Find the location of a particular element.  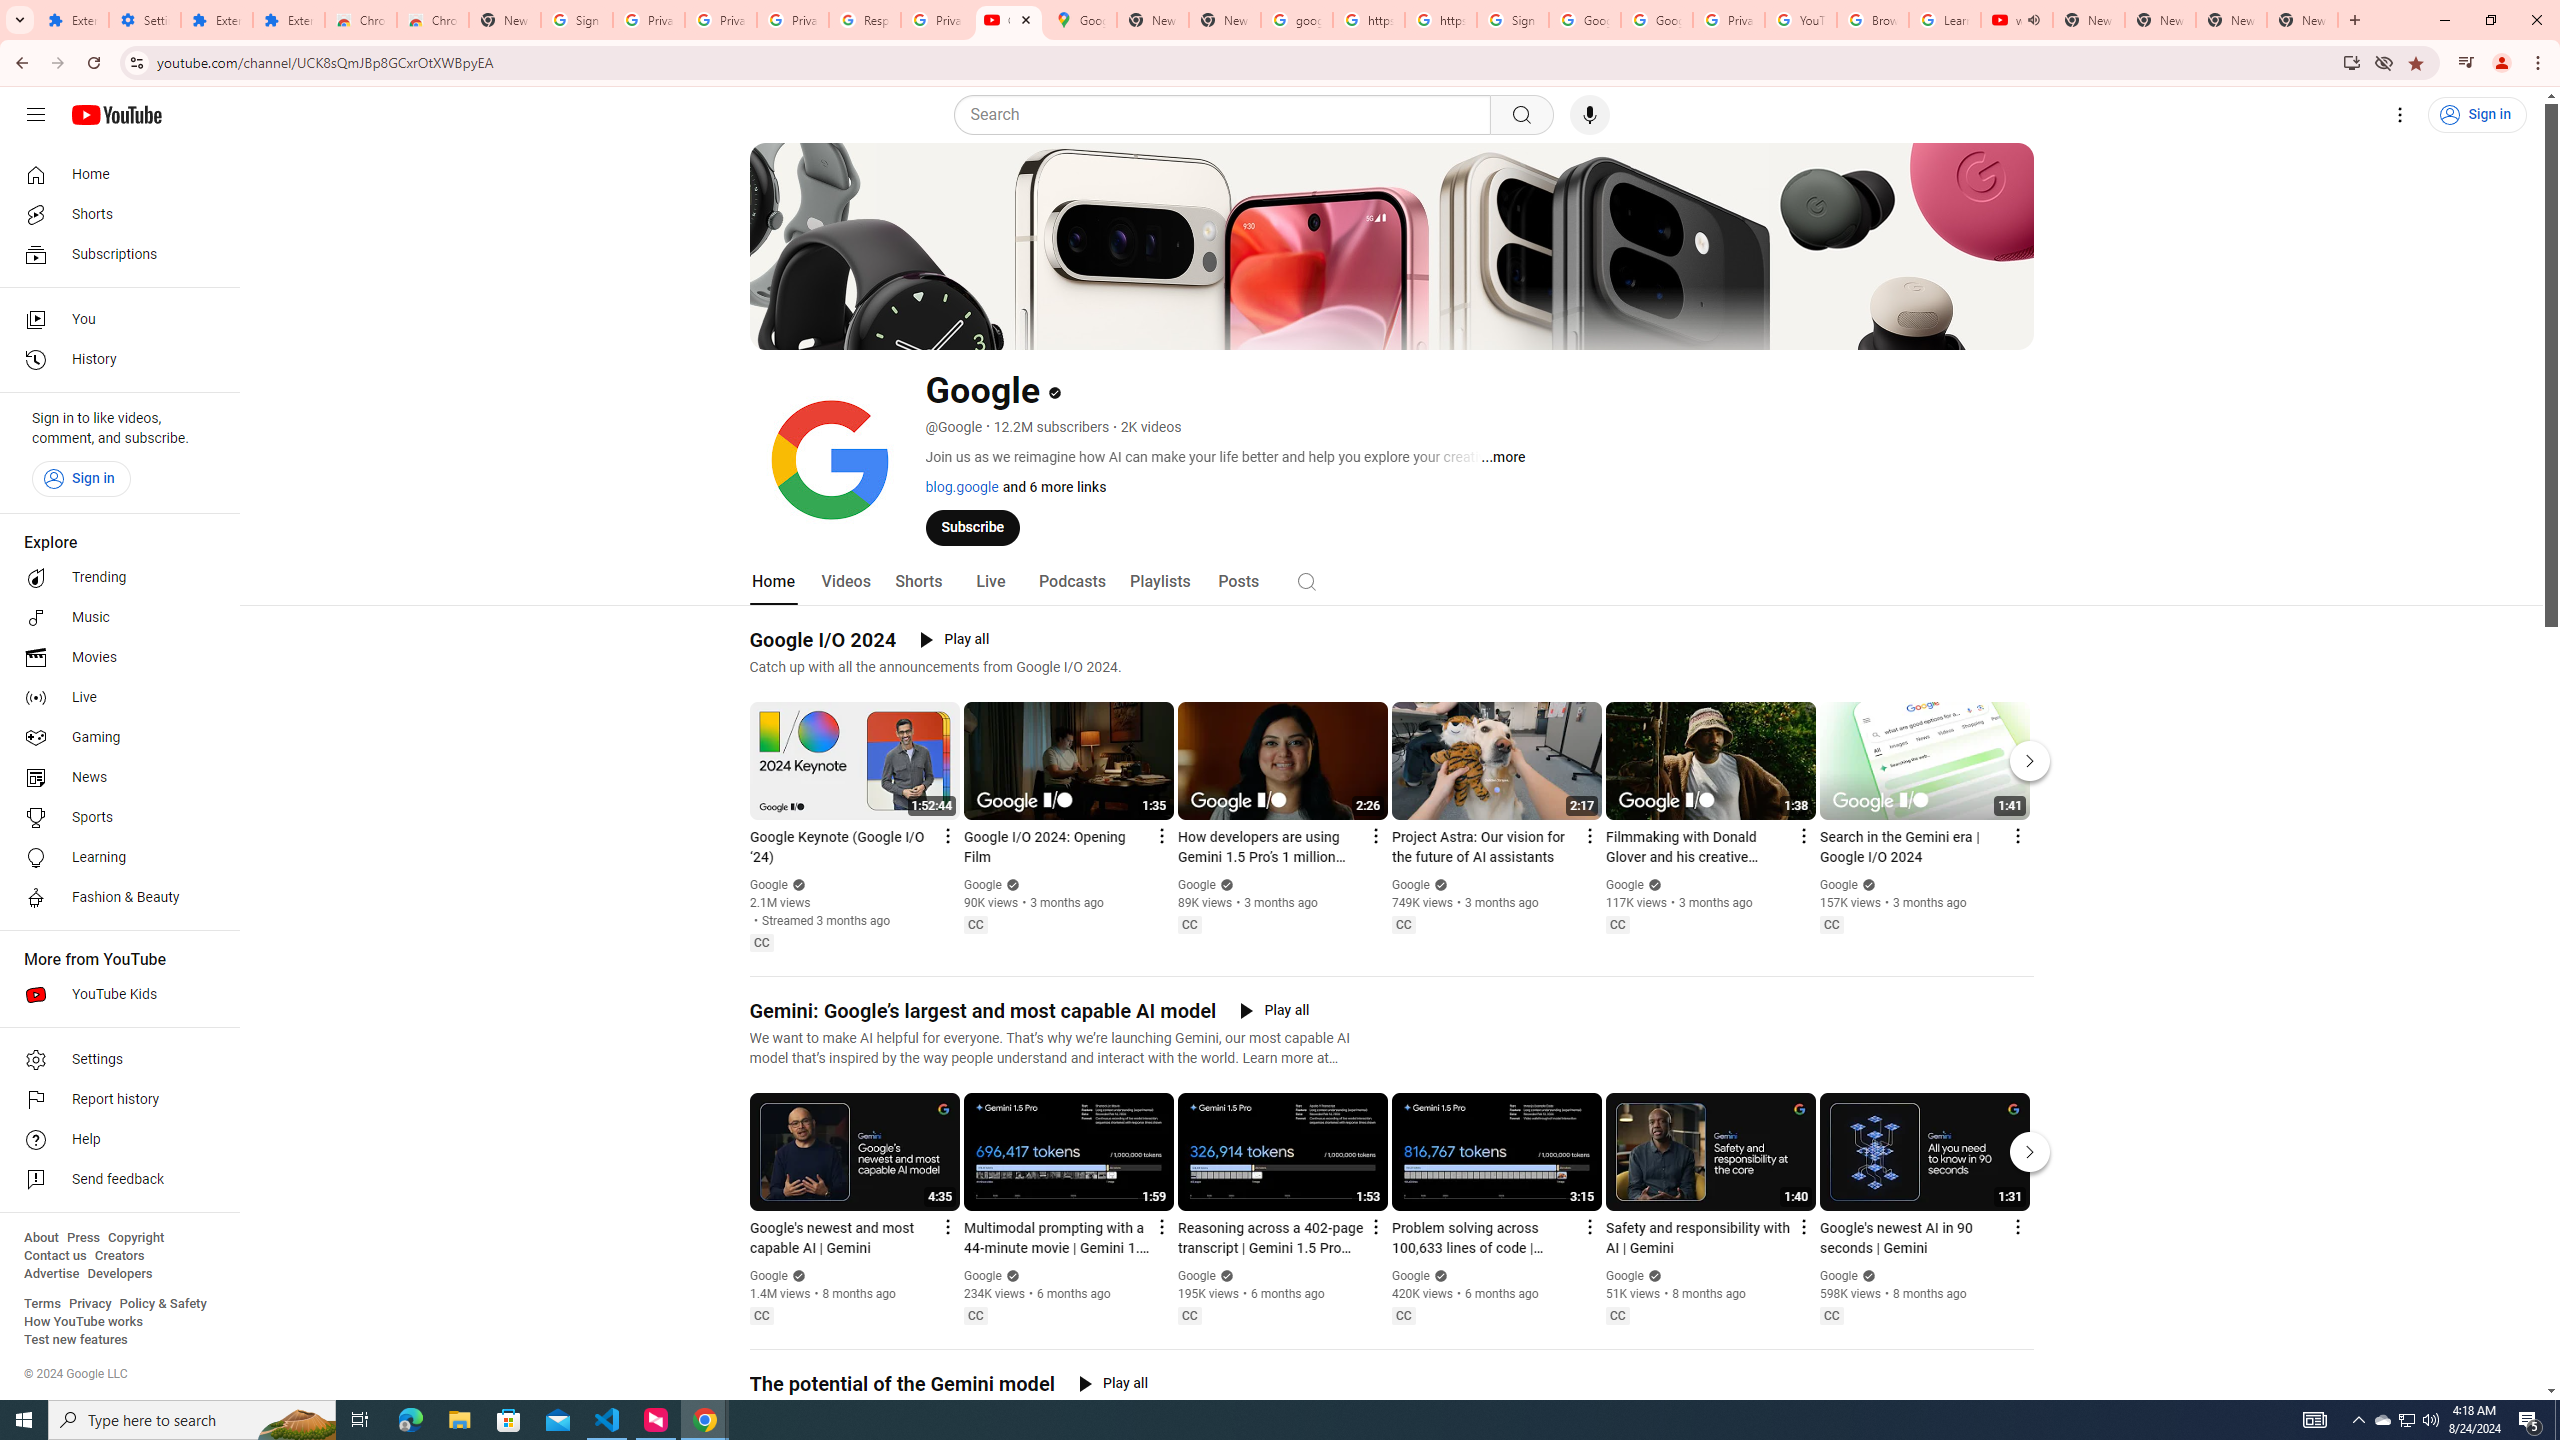

'Install YouTube' is located at coordinates (2351, 61).